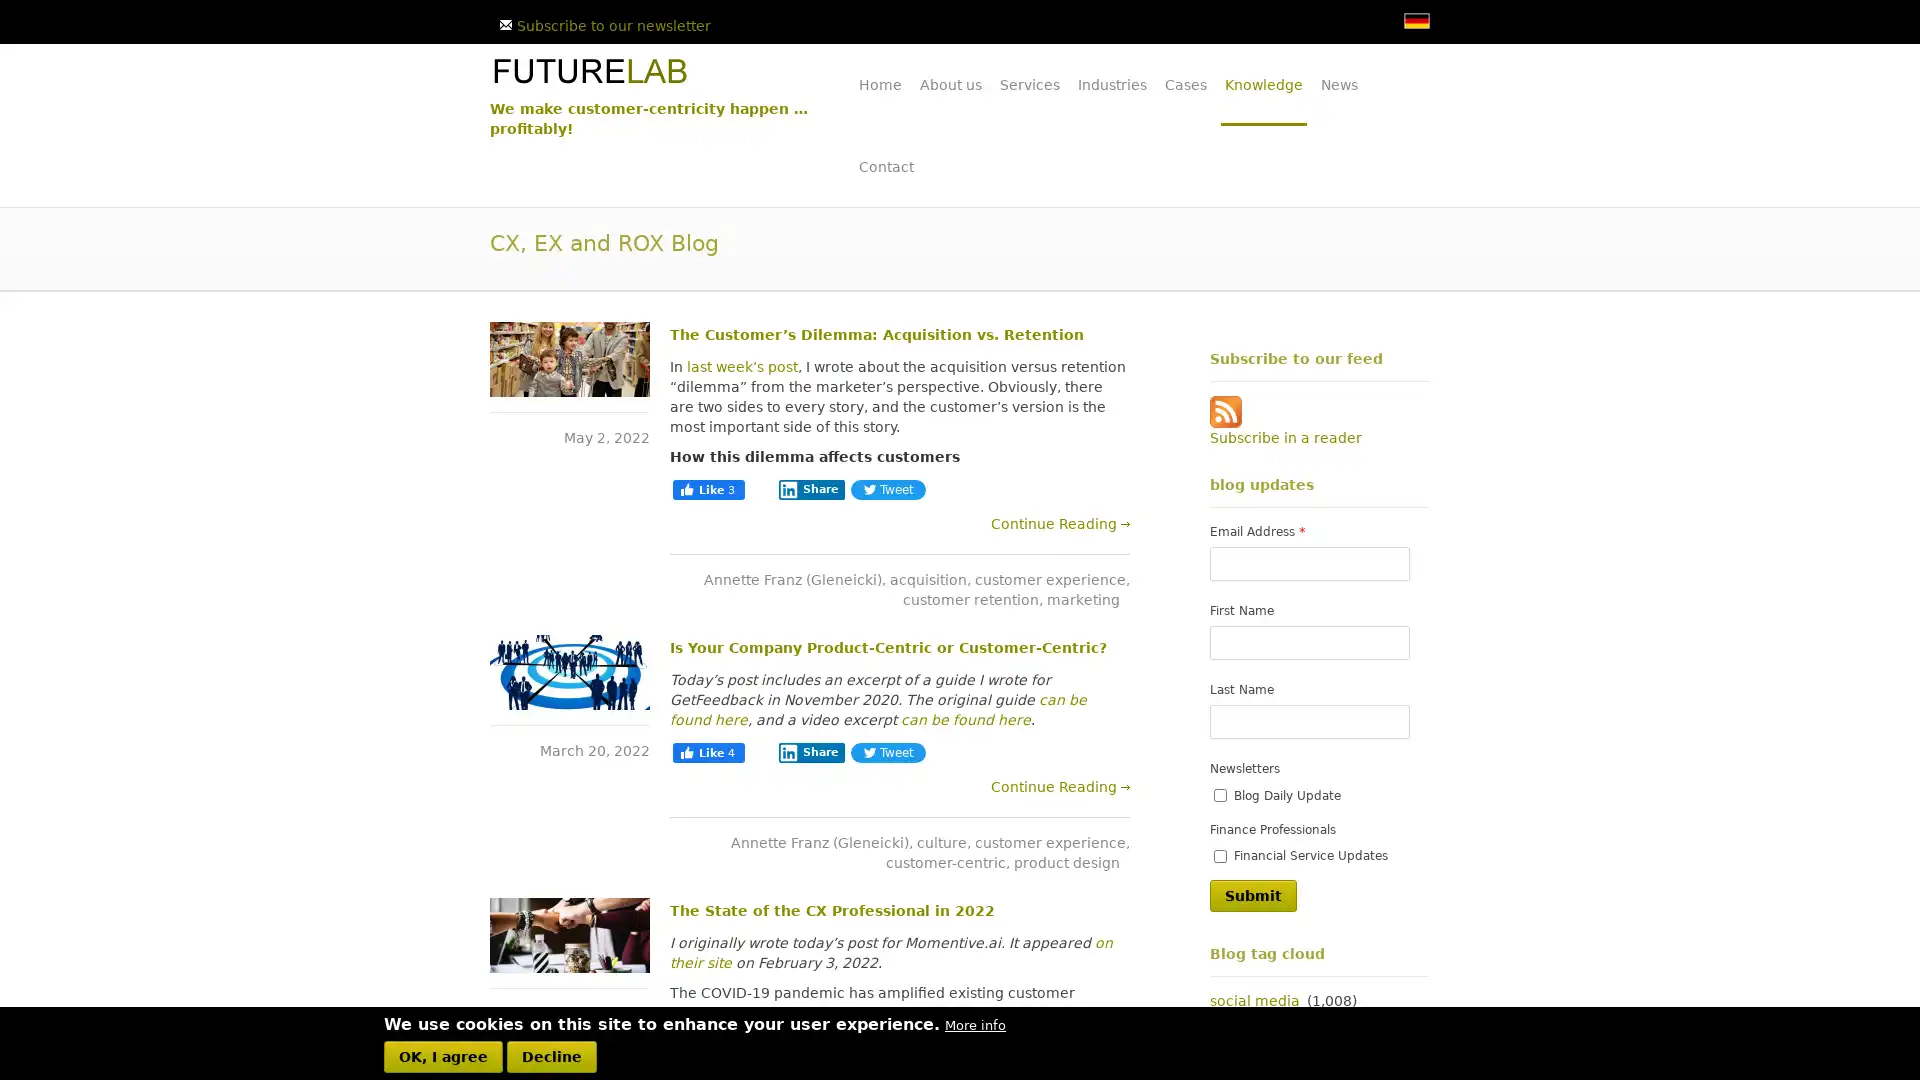 Image resolution: width=1920 pixels, height=1080 pixels. I want to click on Submit, so click(1252, 894).